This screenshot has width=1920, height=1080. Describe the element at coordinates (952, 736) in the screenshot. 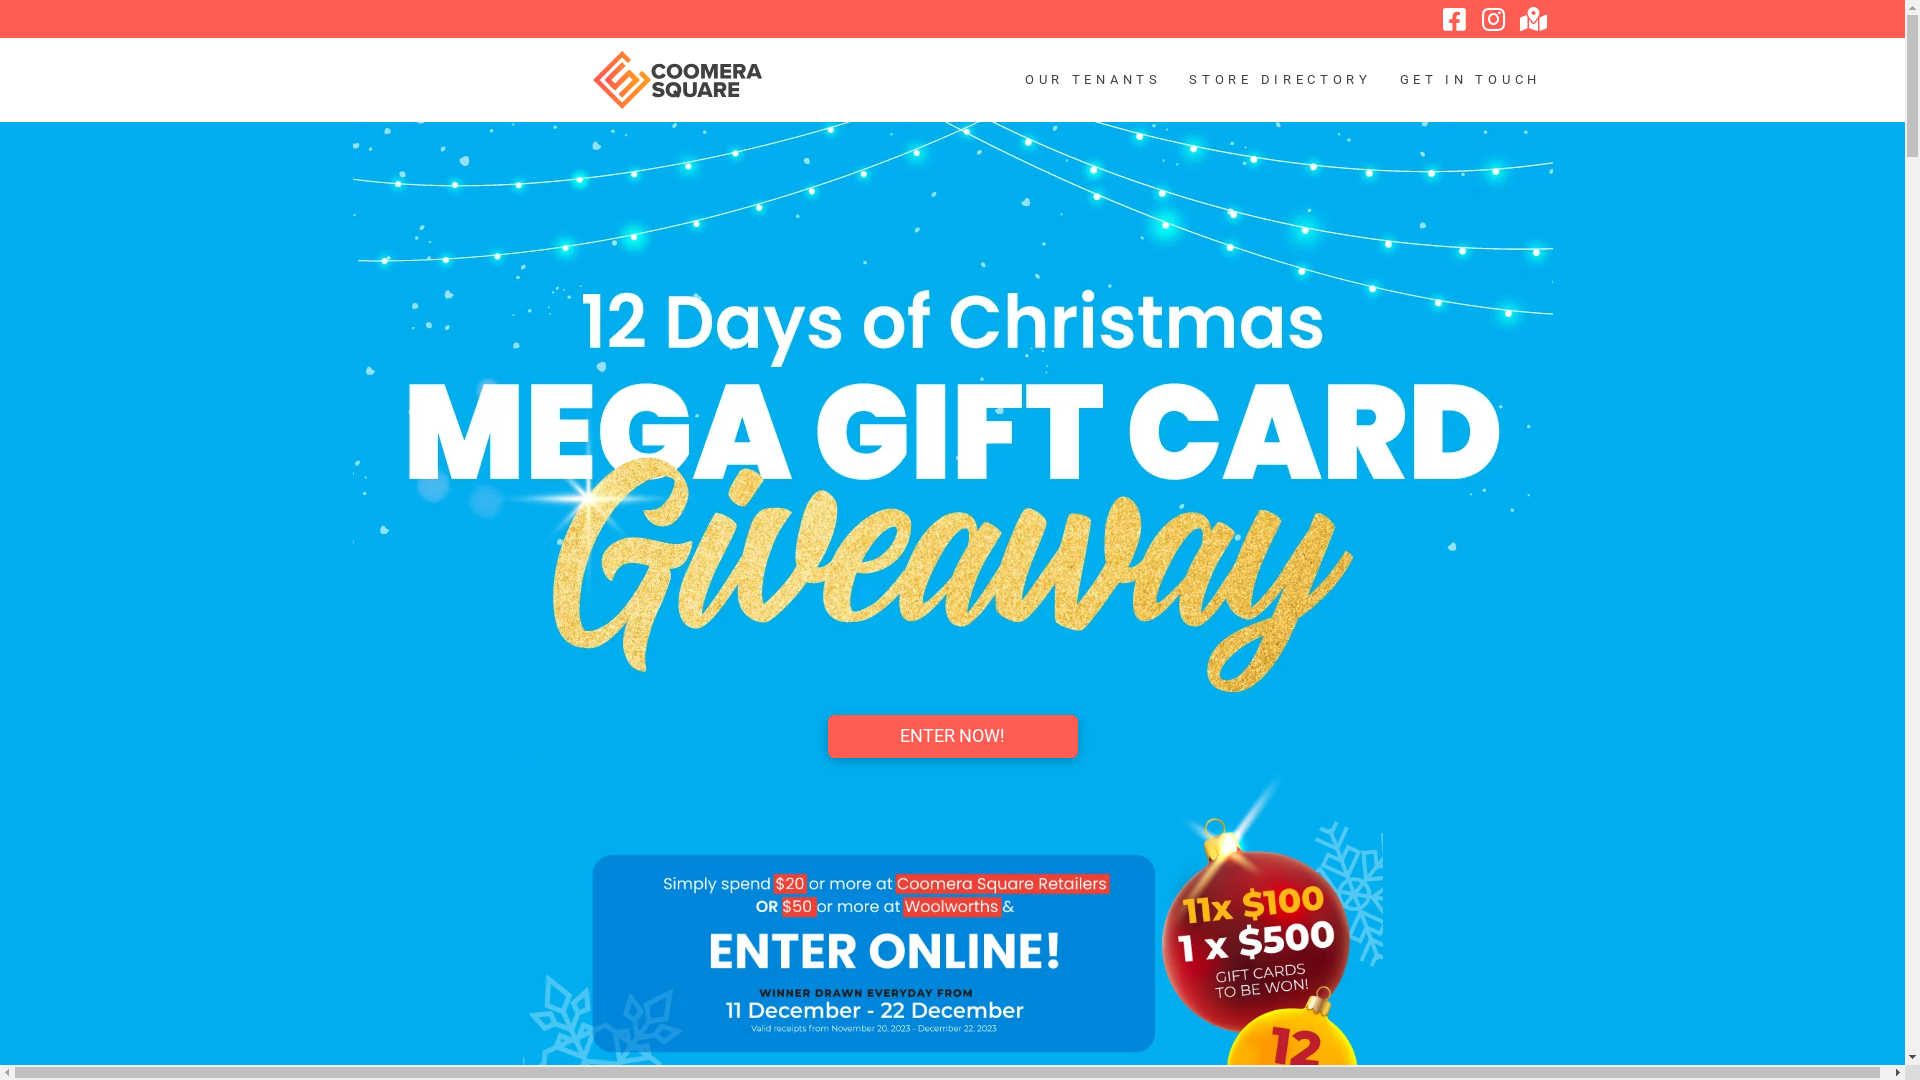

I see `'ENTER NOW!'` at that location.